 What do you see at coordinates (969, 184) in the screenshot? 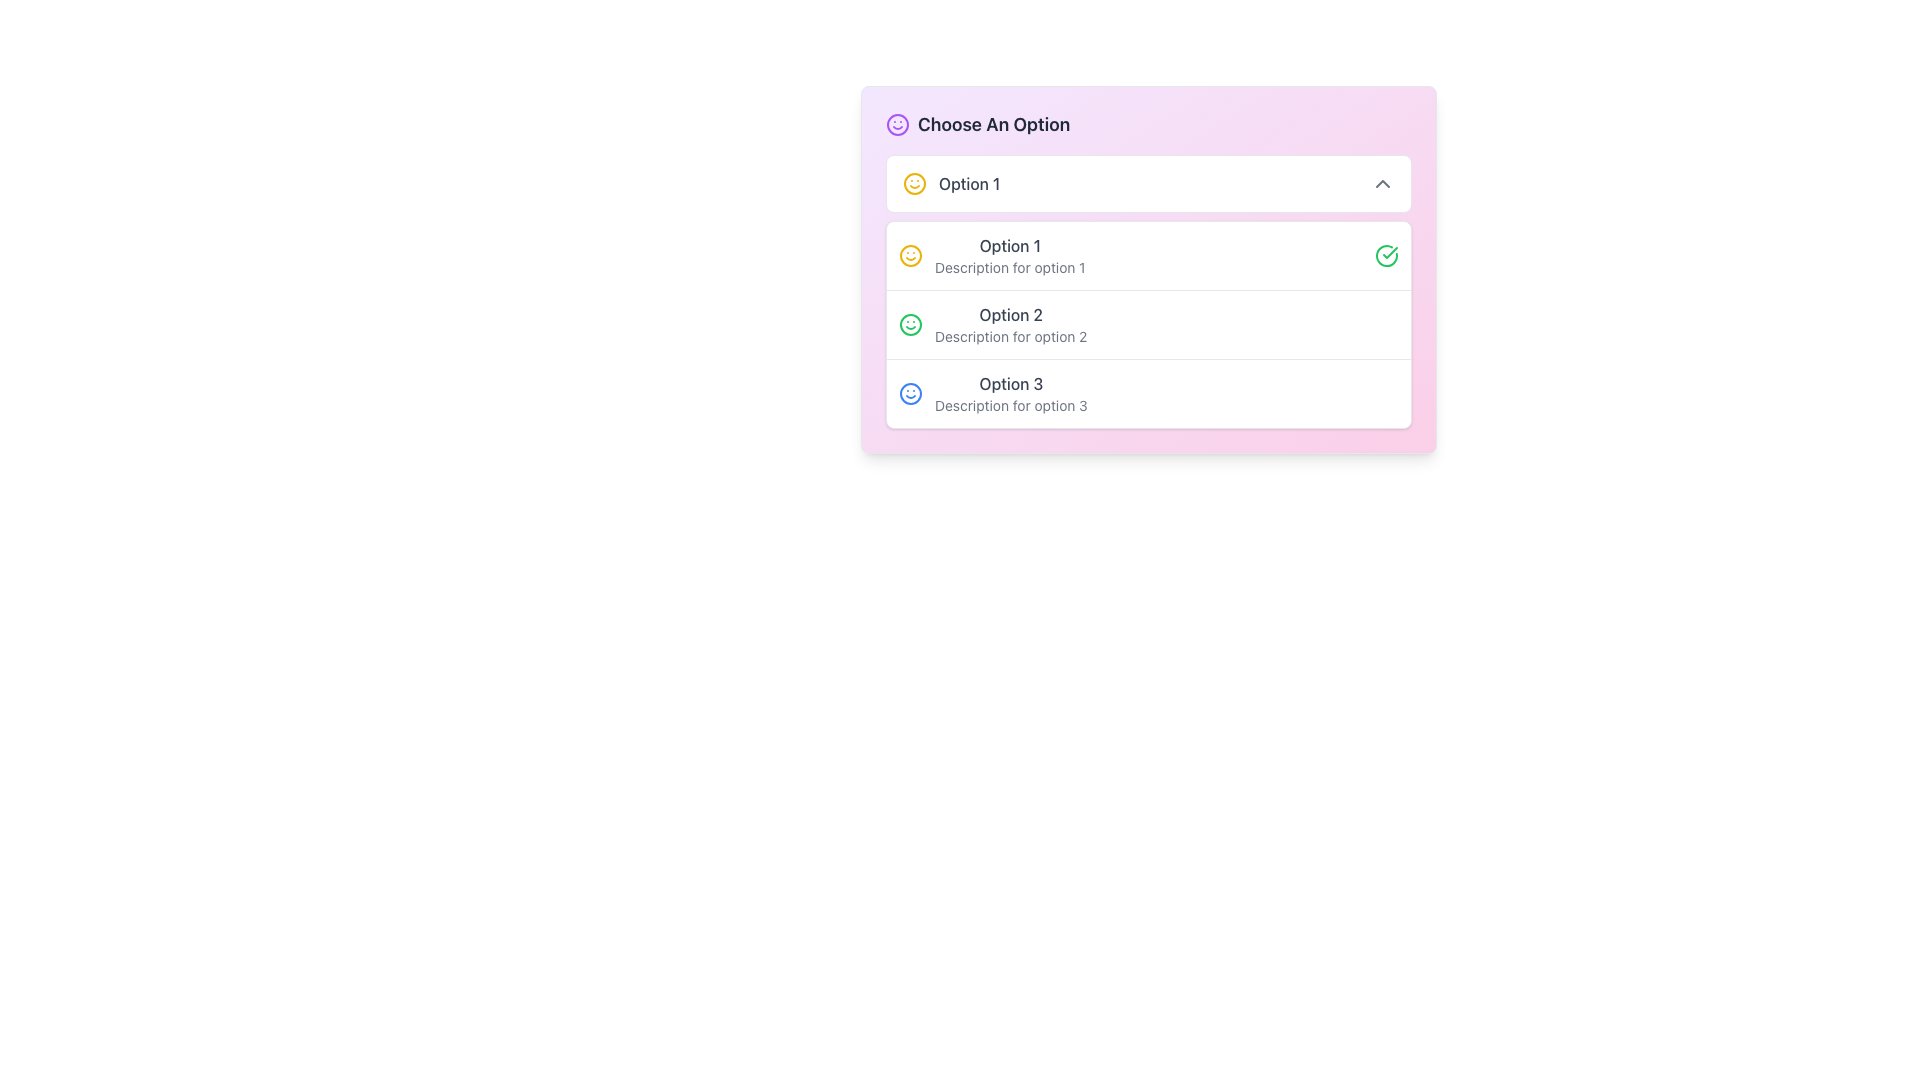
I see `the 'Option 1' label in the dropdown list` at bounding box center [969, 184].